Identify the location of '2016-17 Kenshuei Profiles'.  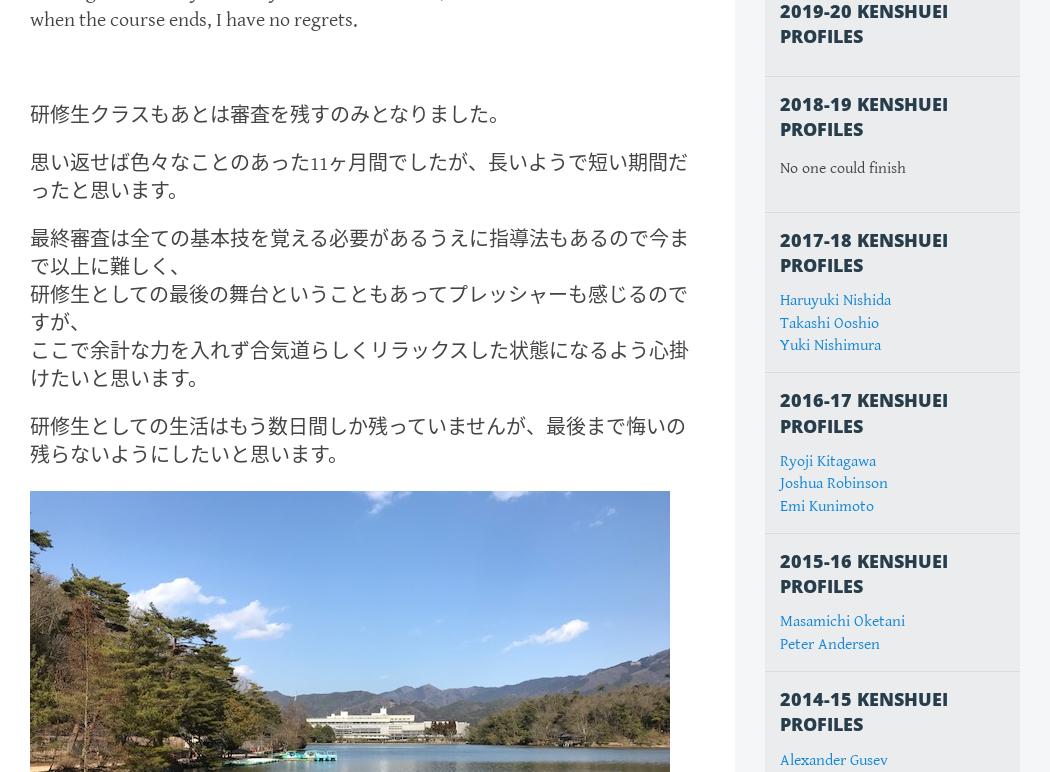
(780, 412).